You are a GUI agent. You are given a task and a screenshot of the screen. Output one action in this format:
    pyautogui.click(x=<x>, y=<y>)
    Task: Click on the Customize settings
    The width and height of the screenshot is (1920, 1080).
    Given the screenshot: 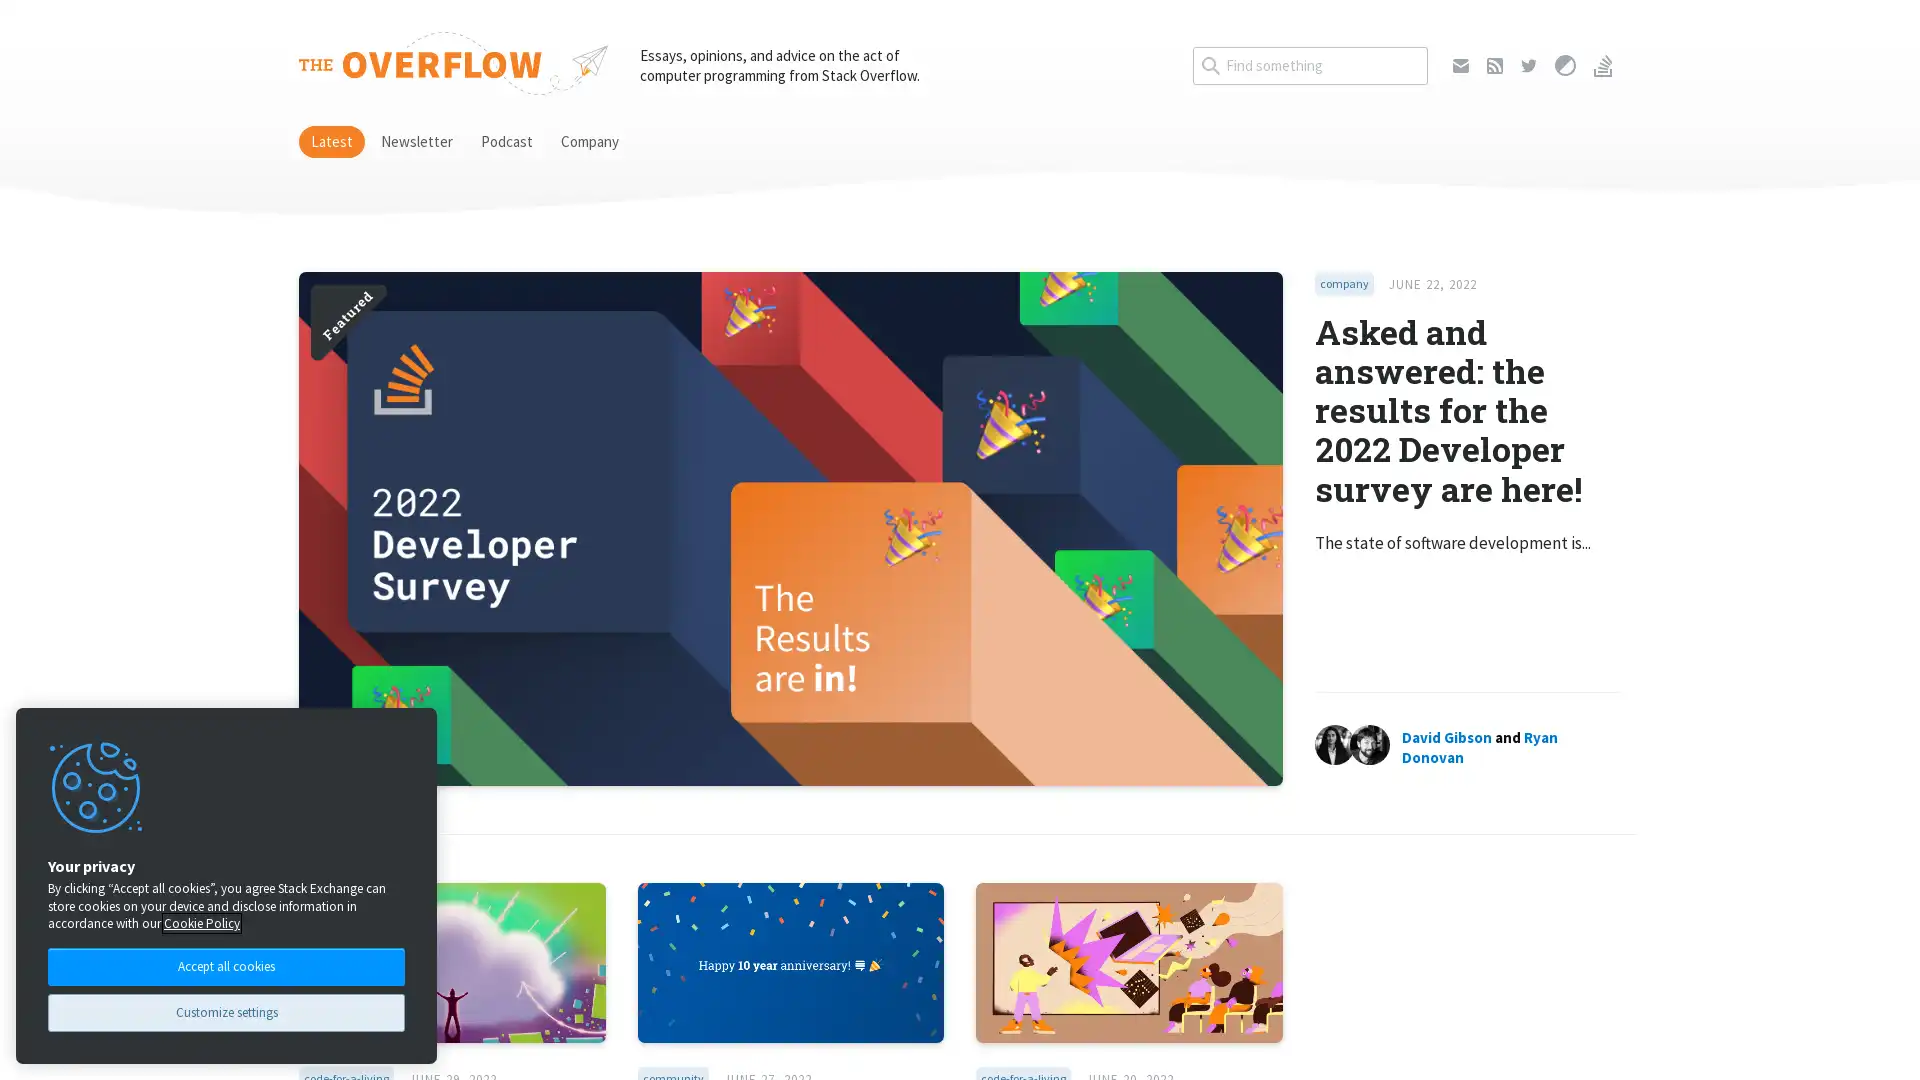 What is the action you would take?
    pyautogui.click(x=226, y=1012)
    